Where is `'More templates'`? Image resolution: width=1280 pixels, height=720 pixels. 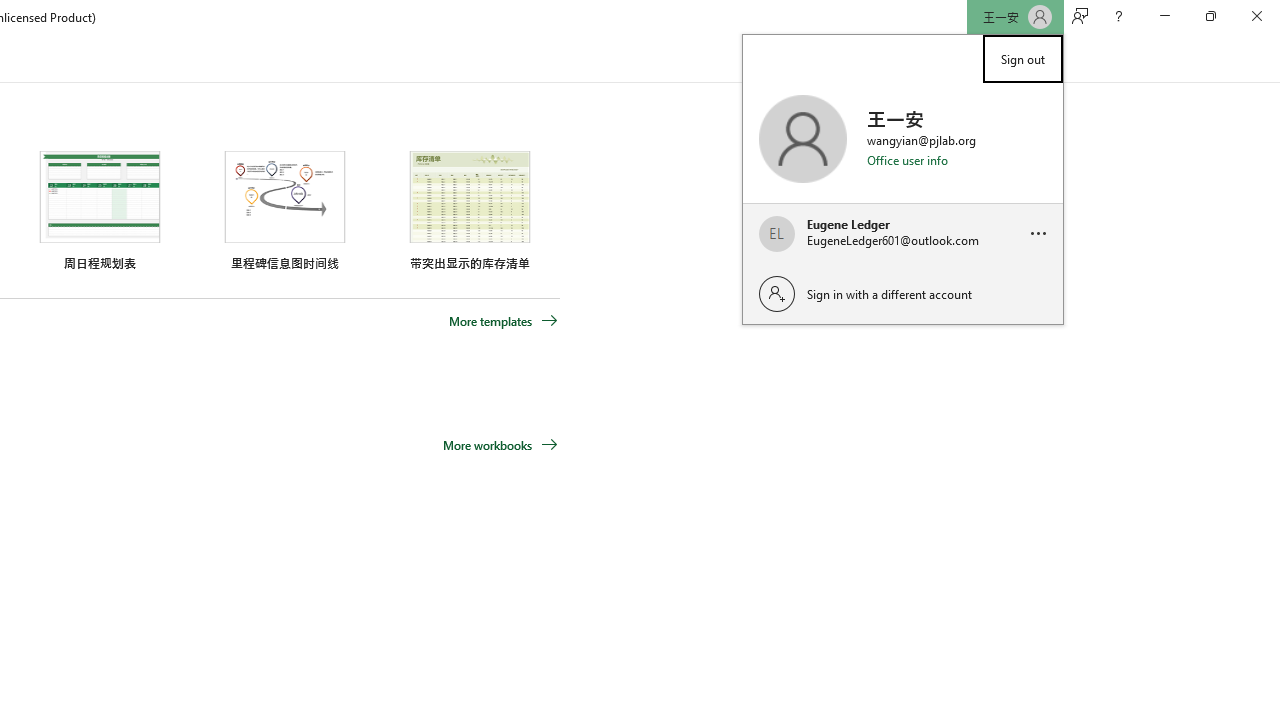
'More templates' is located at coordinates (503, 320).